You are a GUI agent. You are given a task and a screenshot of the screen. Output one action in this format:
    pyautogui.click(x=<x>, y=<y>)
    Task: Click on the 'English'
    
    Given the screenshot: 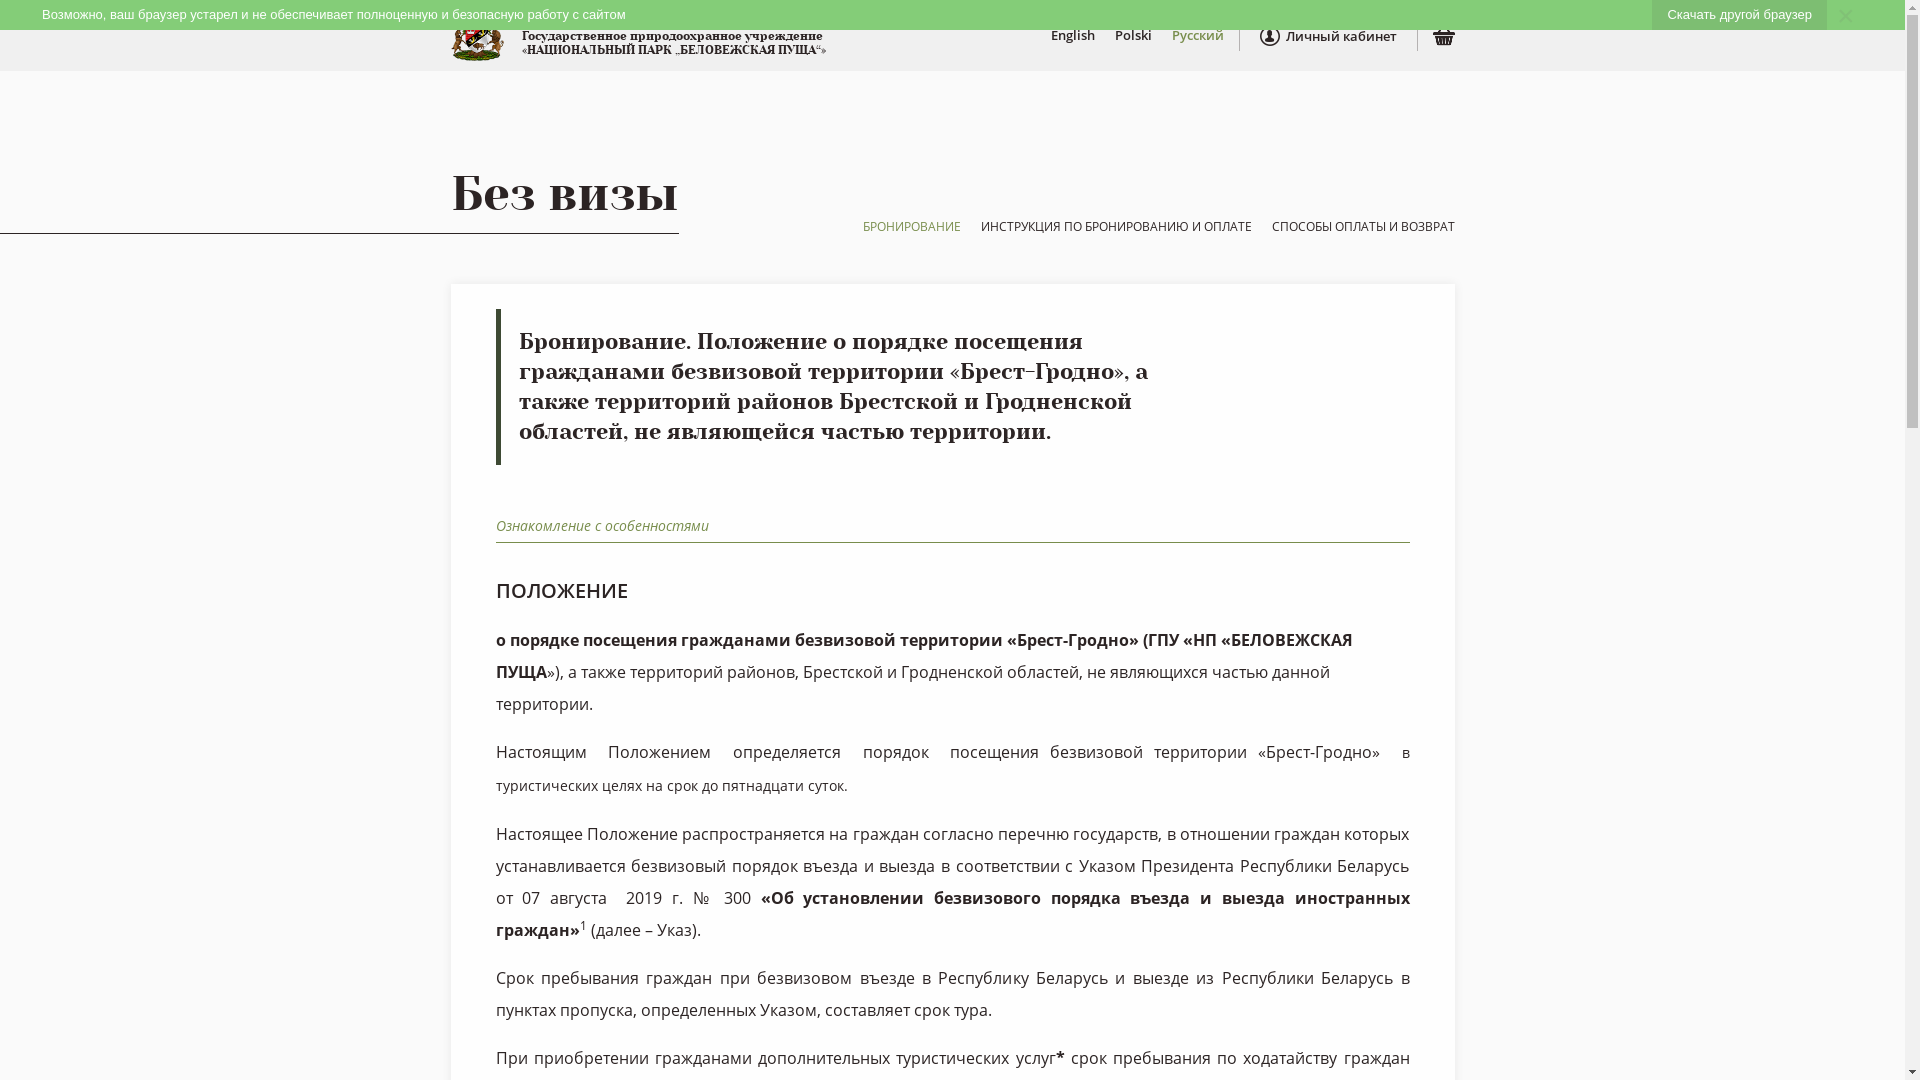 What is the action you would take?
    pyautogui.click(x=1070, y=35)
    